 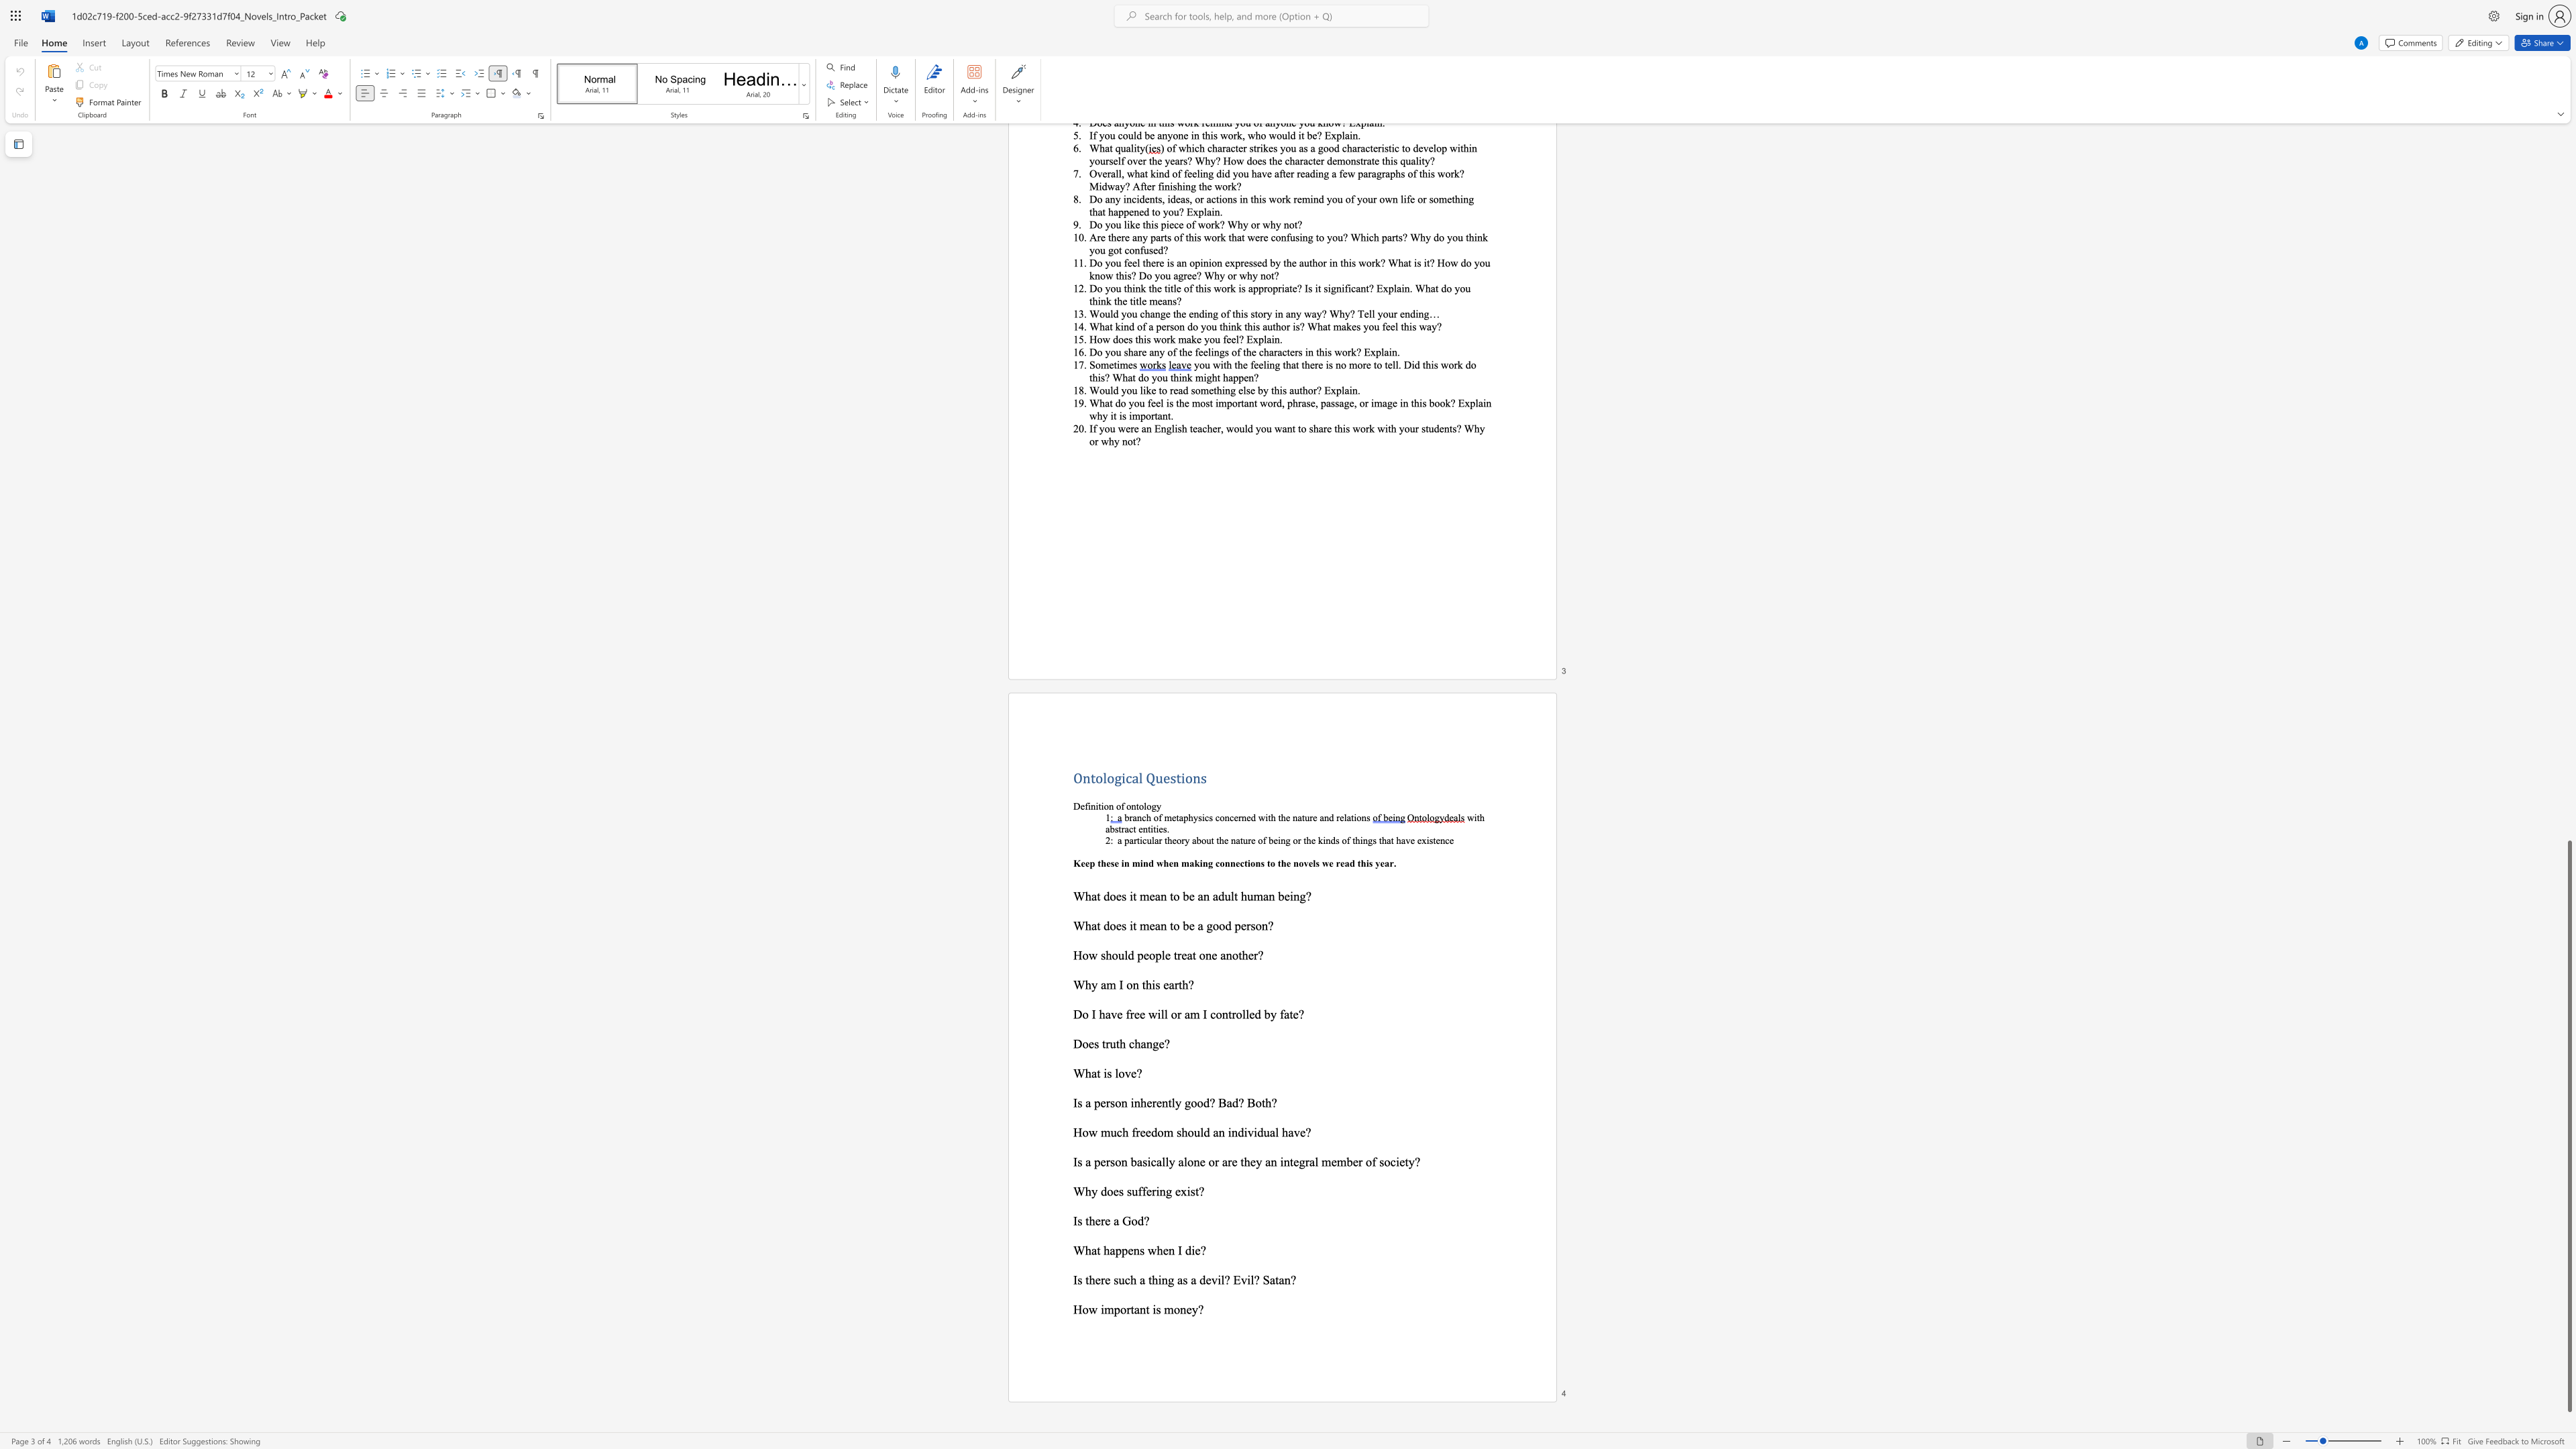 I want to click on the 4th character "a" in the text, so click(x=1271, y=1279).